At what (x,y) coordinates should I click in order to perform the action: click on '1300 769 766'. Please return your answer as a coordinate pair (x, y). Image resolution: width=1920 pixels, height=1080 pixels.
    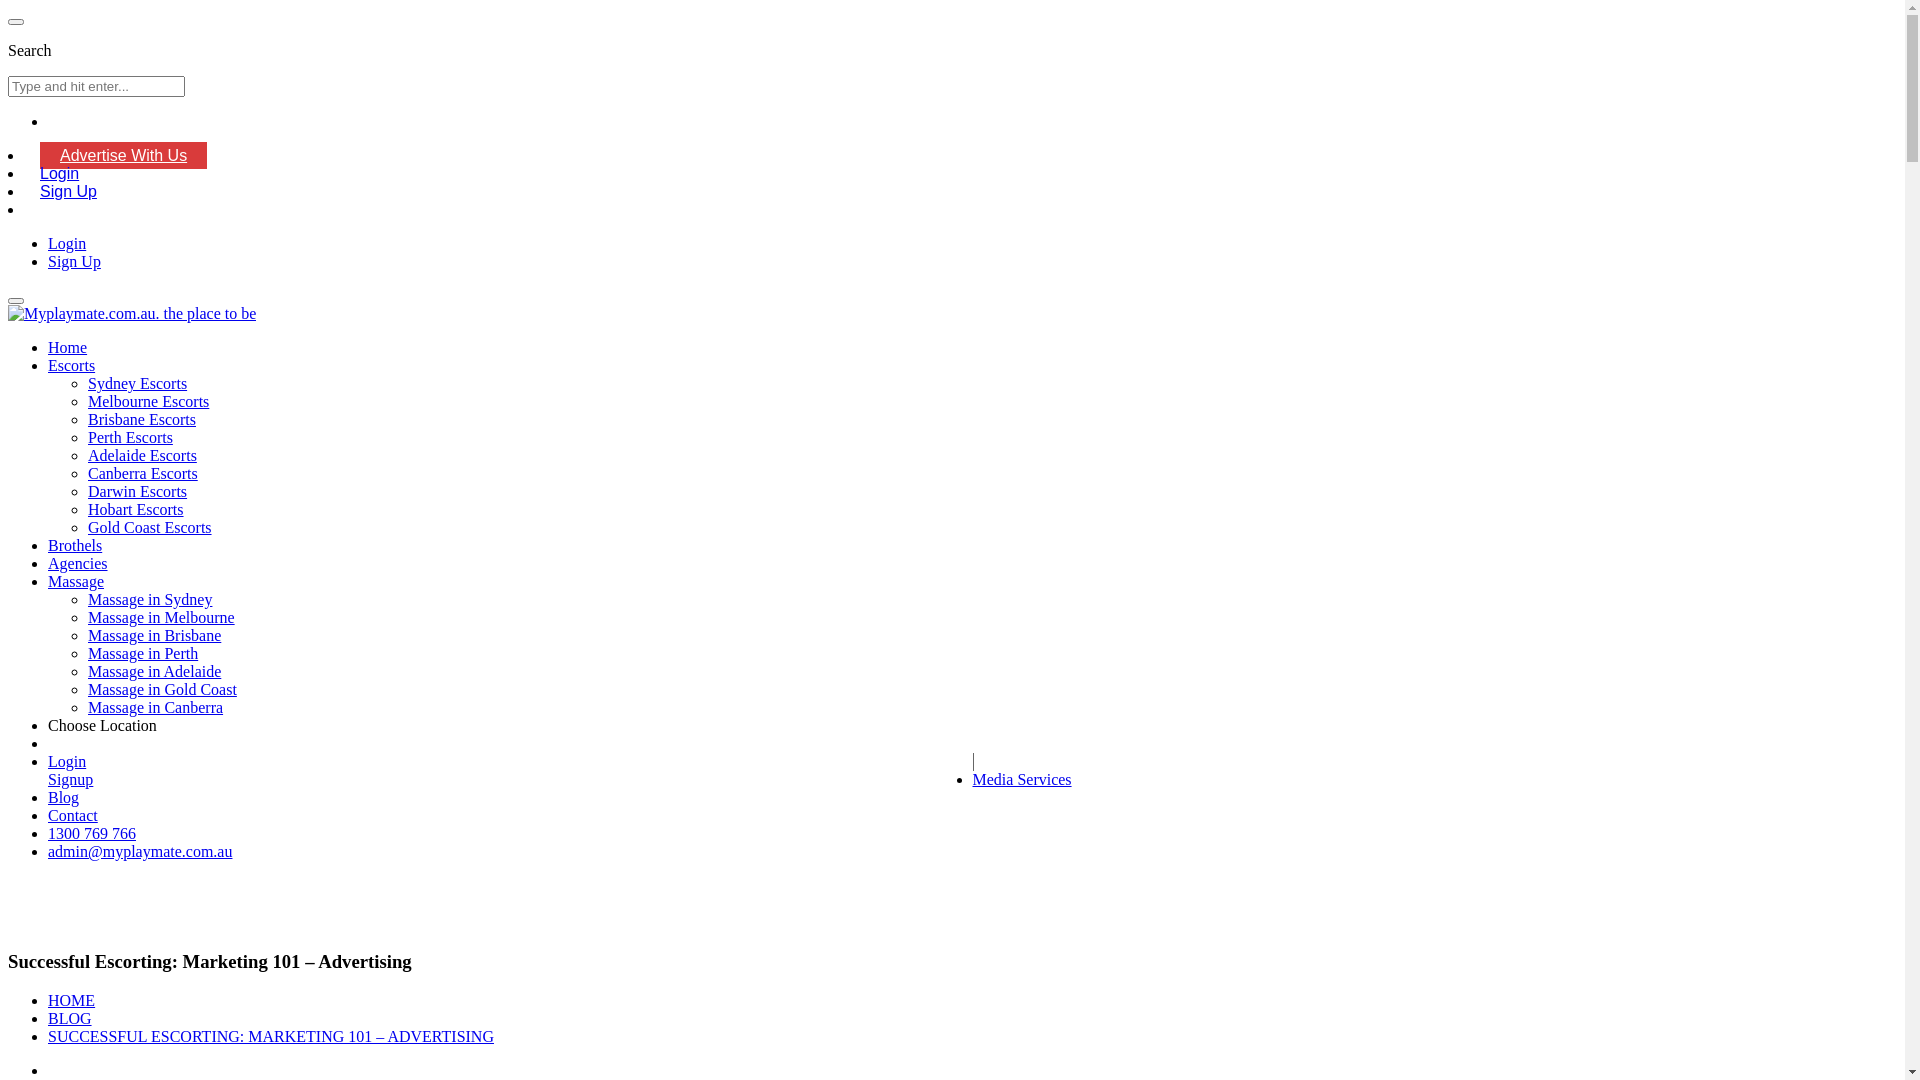
    Looking at the image, I should click on (48, 833).